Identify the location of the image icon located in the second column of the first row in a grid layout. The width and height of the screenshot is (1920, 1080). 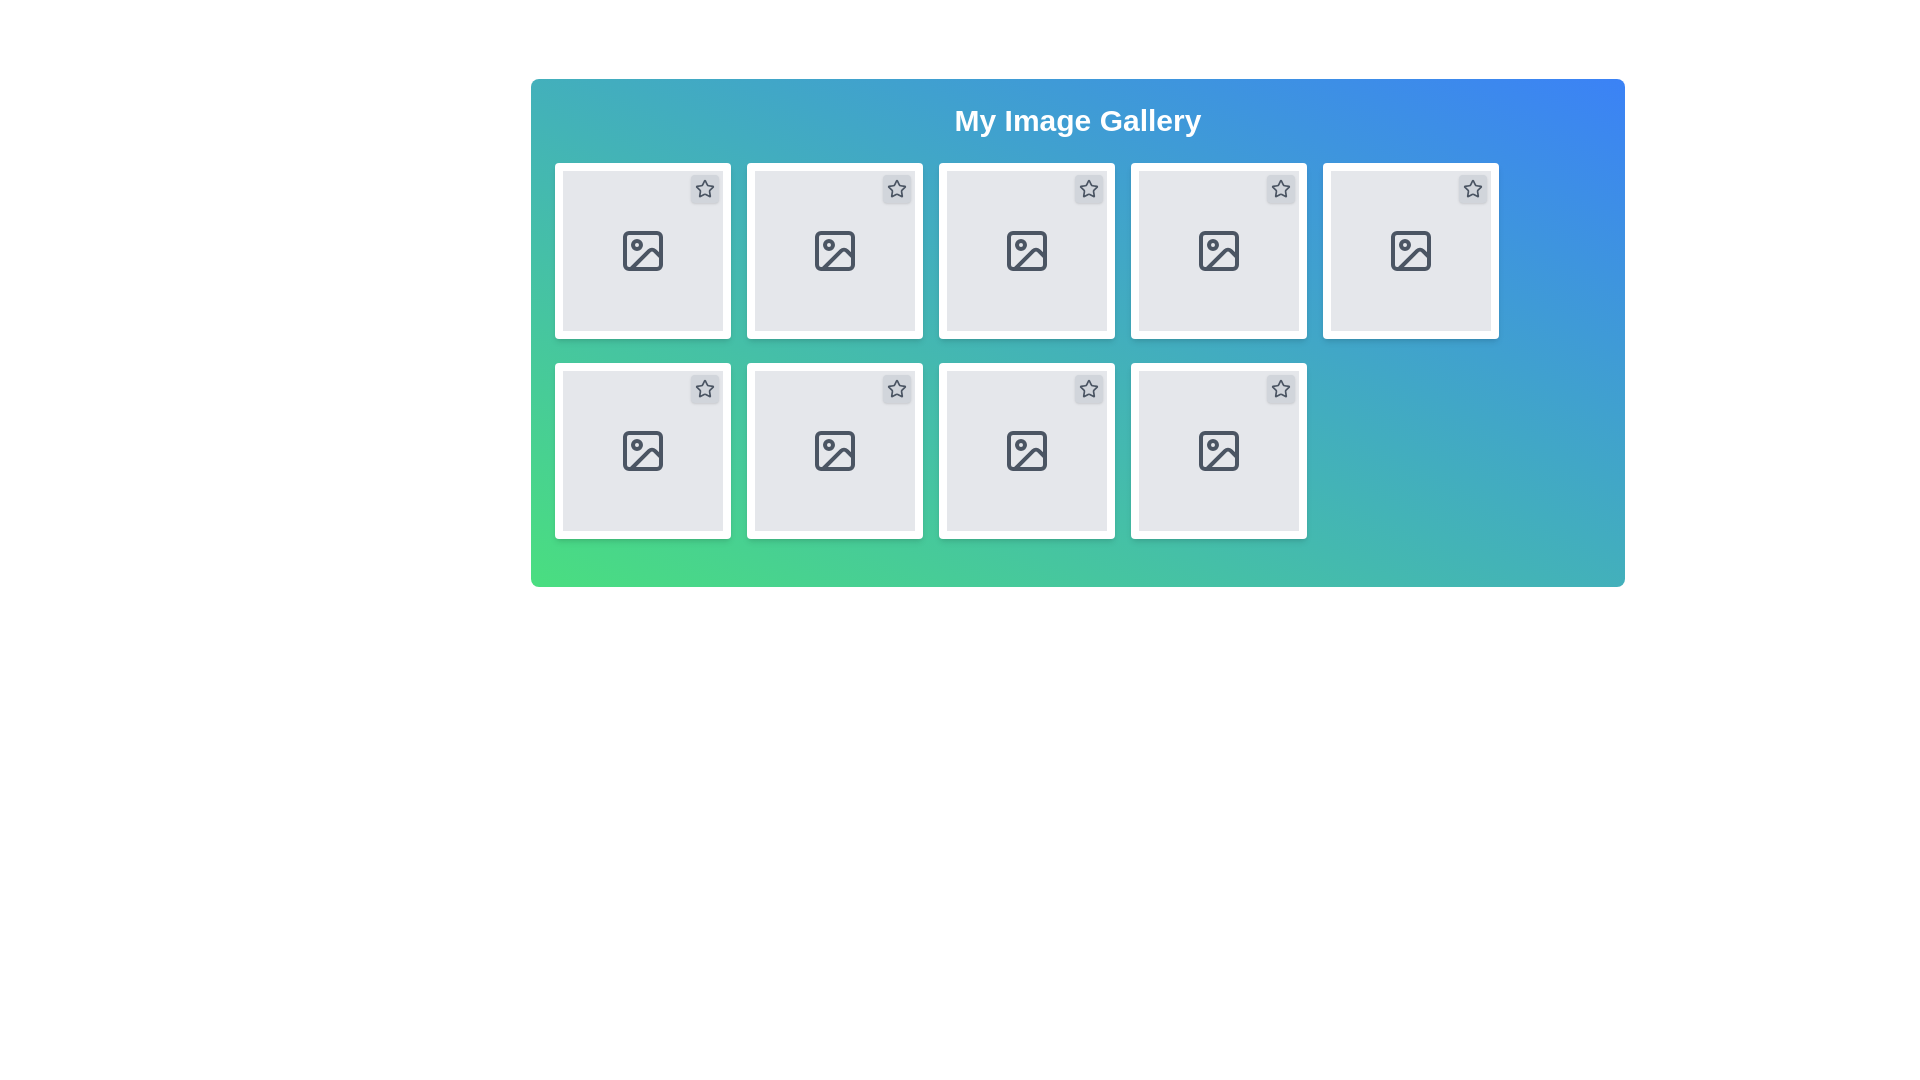
(835, 249).